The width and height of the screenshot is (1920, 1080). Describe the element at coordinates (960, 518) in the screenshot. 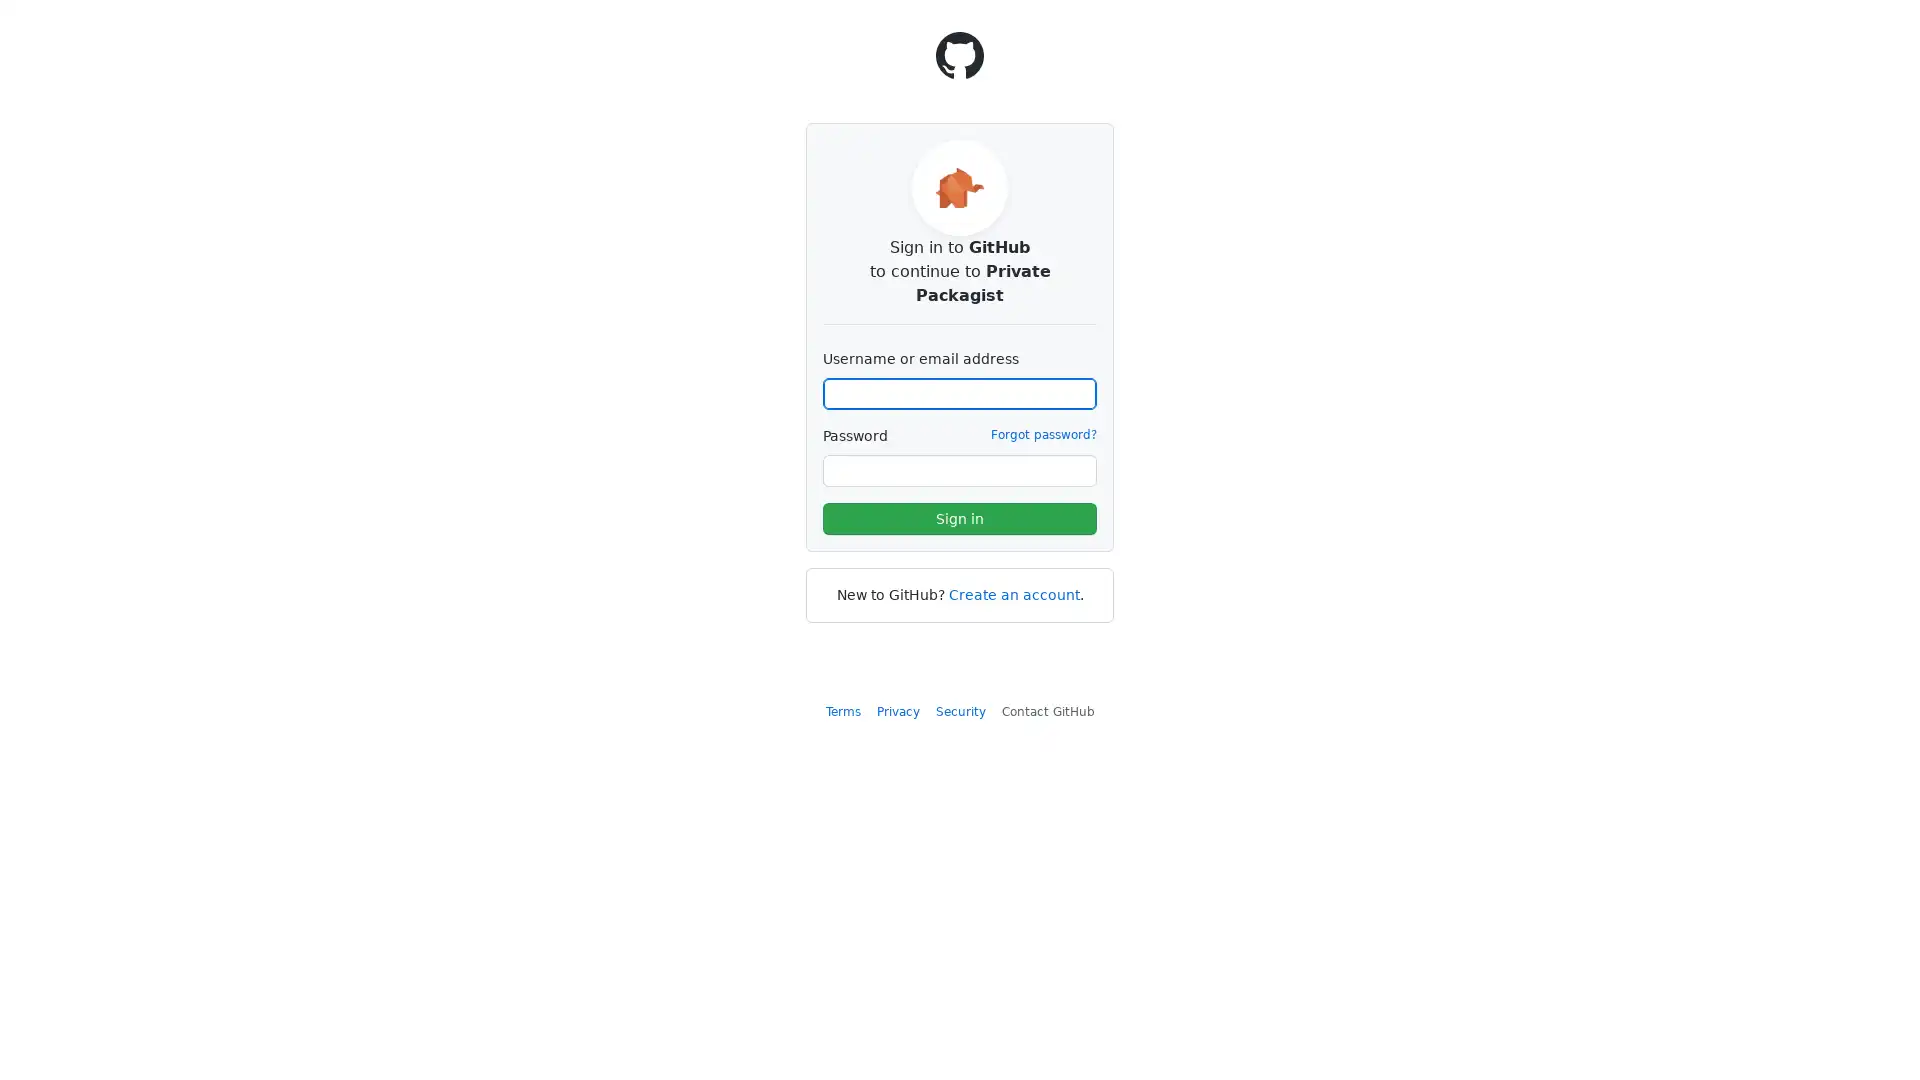

I see `Sign in` at that location.